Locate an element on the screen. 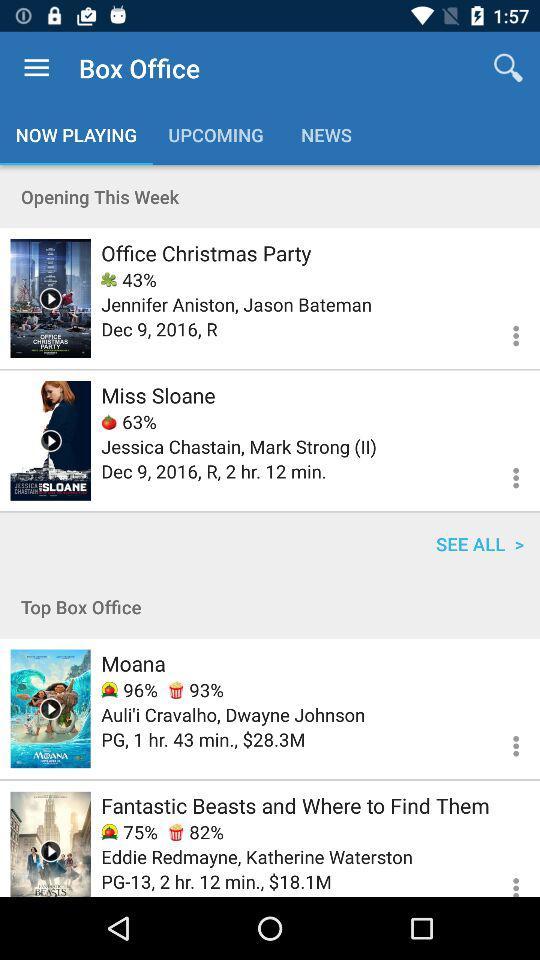 This screenshot has width=540, height=960. watch a video trailer is located at coordinates (50, 297).